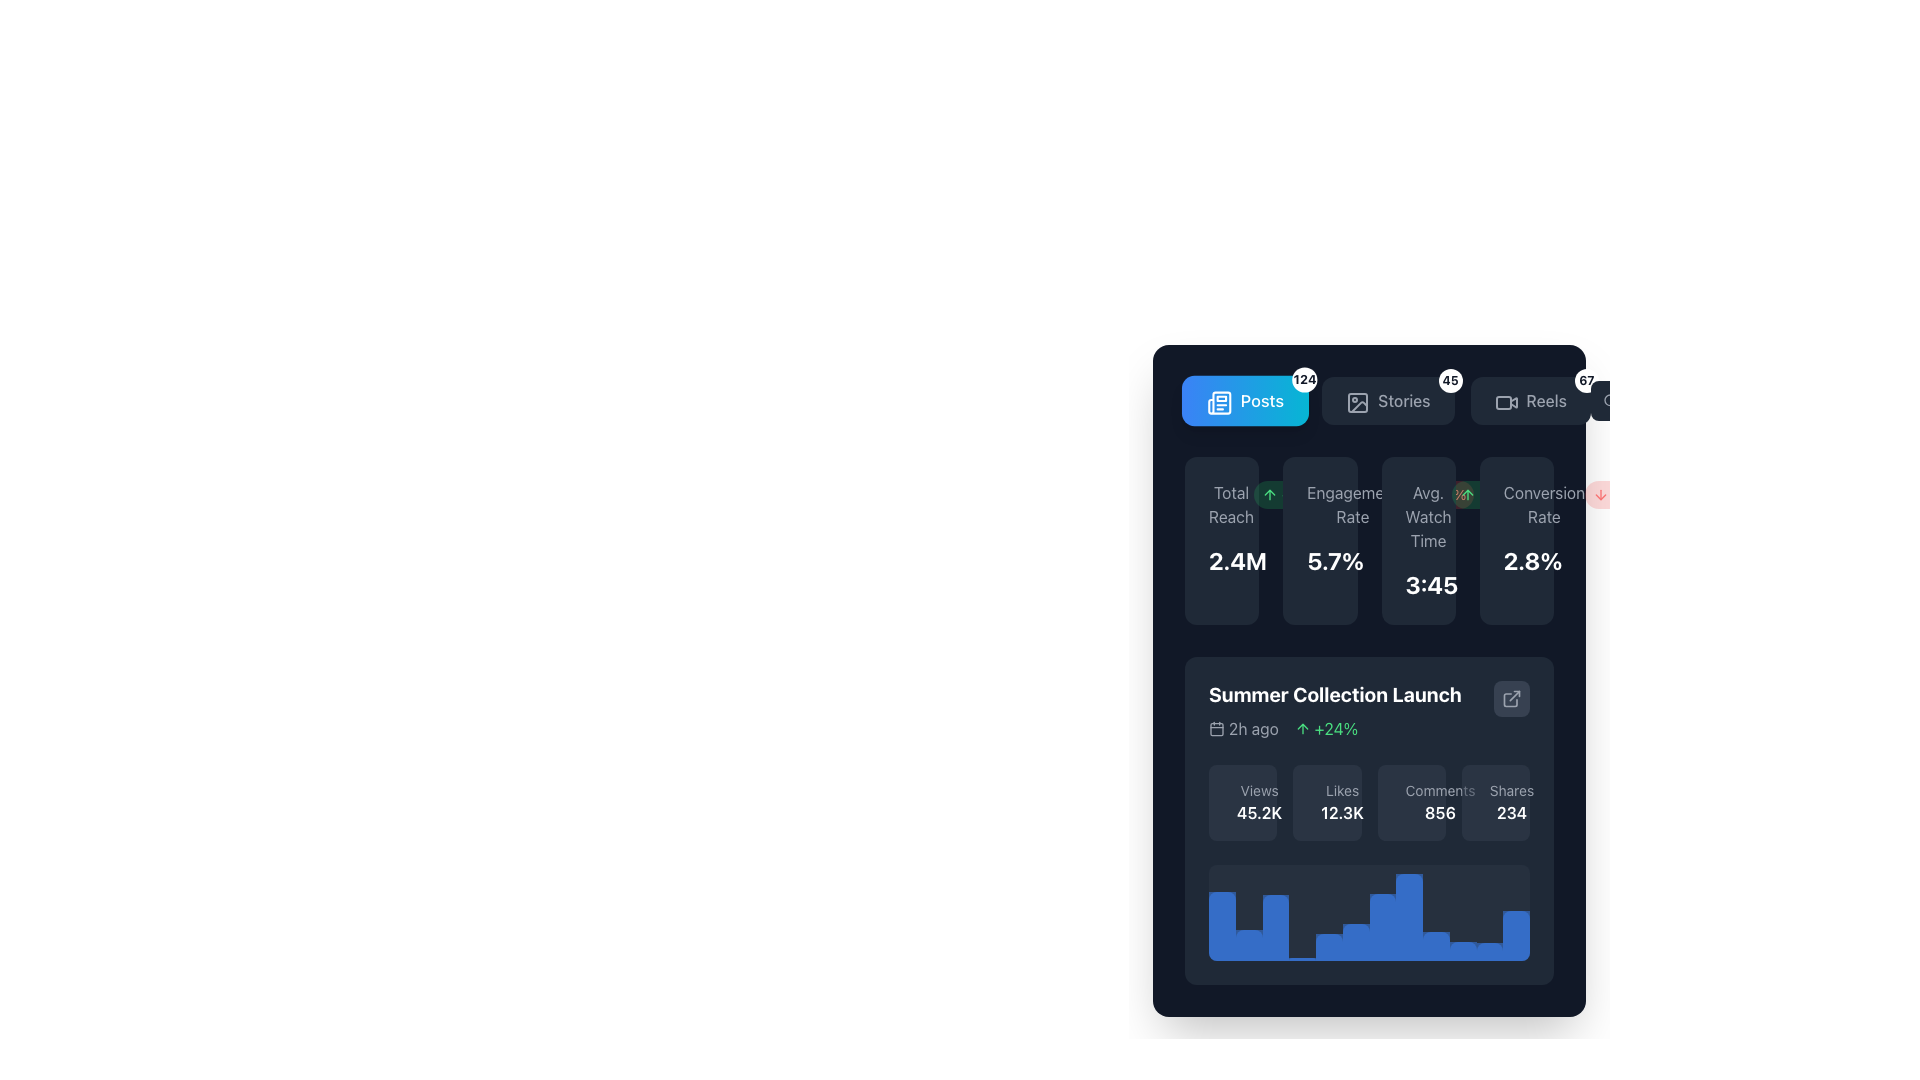  What do you see at coordinates (1336, 729) in the screenshot?
I see `the text display that shows the growth or improvement percentage, located to the right of the upward arrow icon within the 'Summer Collection Launch' card` at bounding box center [1336, 729].